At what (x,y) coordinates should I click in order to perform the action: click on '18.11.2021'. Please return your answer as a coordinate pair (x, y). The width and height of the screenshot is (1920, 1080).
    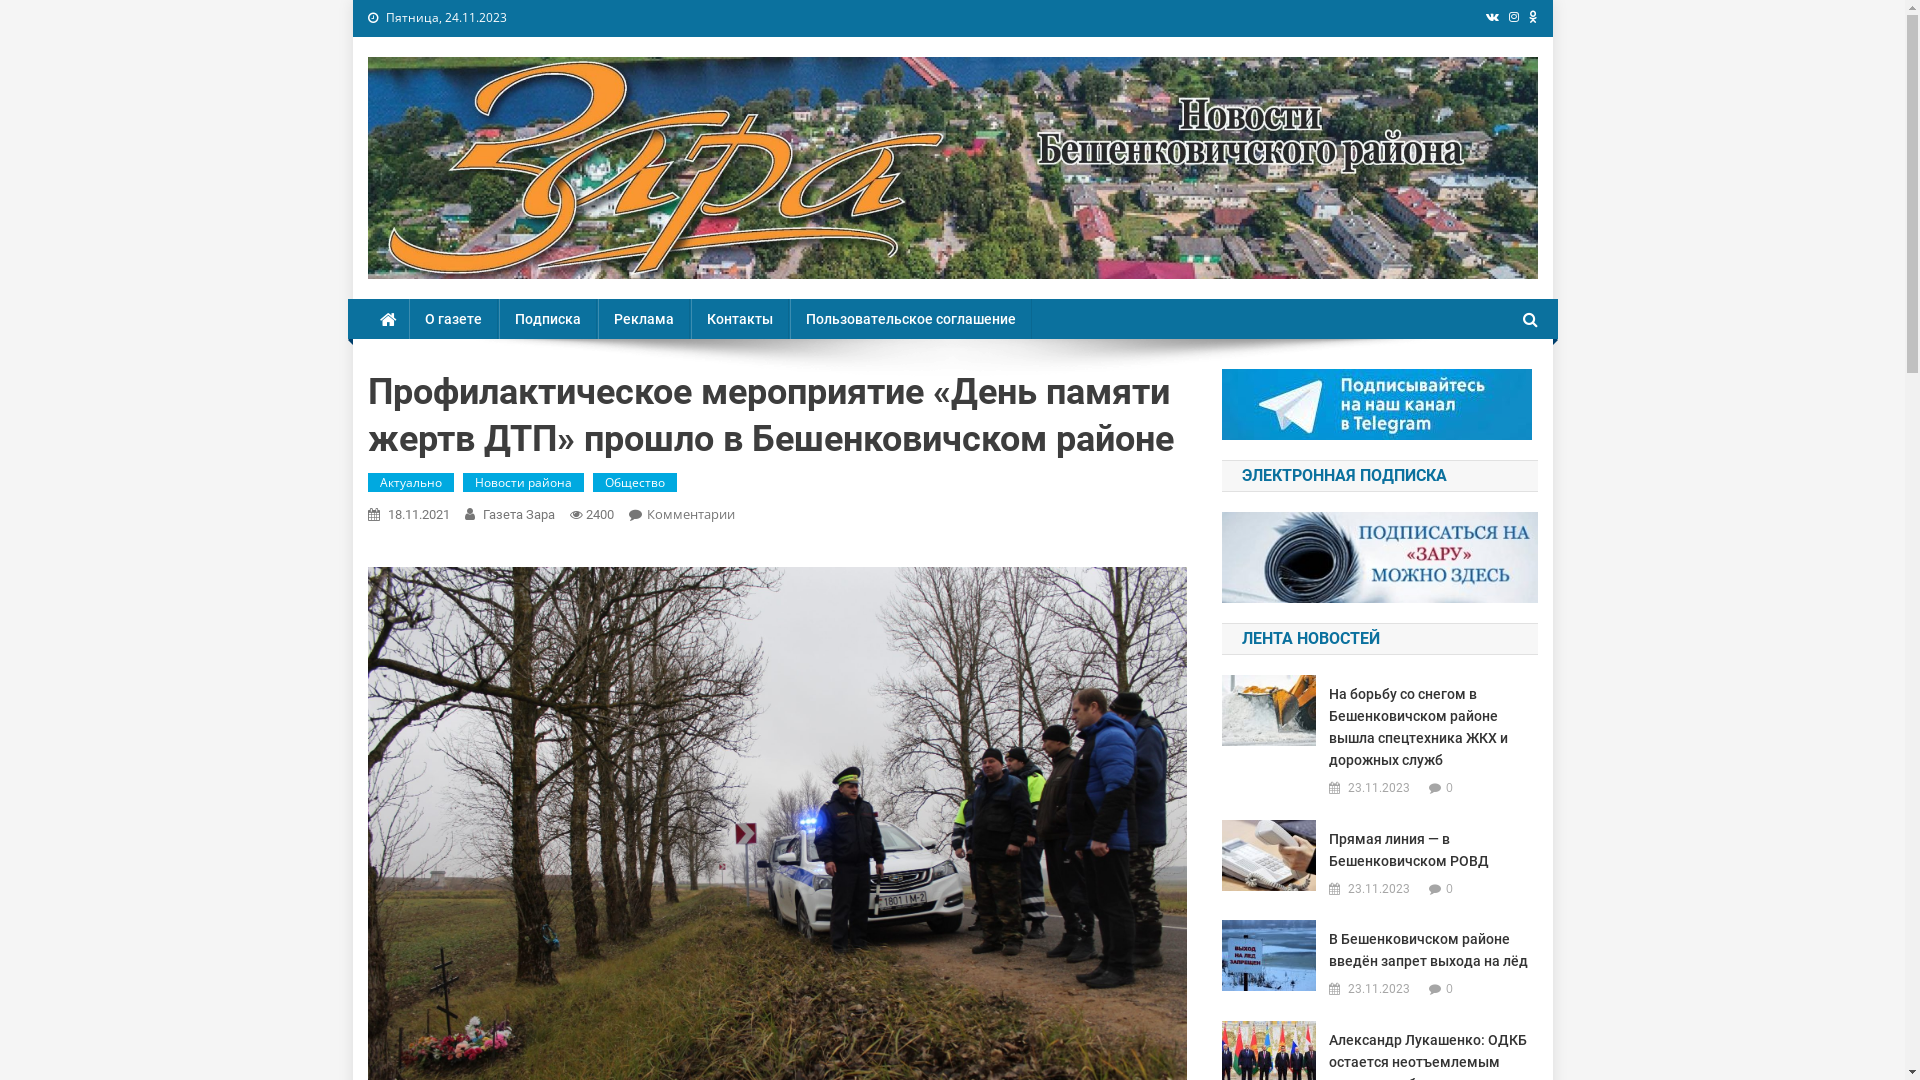
    Looking at the image, I should click on (417, 513).